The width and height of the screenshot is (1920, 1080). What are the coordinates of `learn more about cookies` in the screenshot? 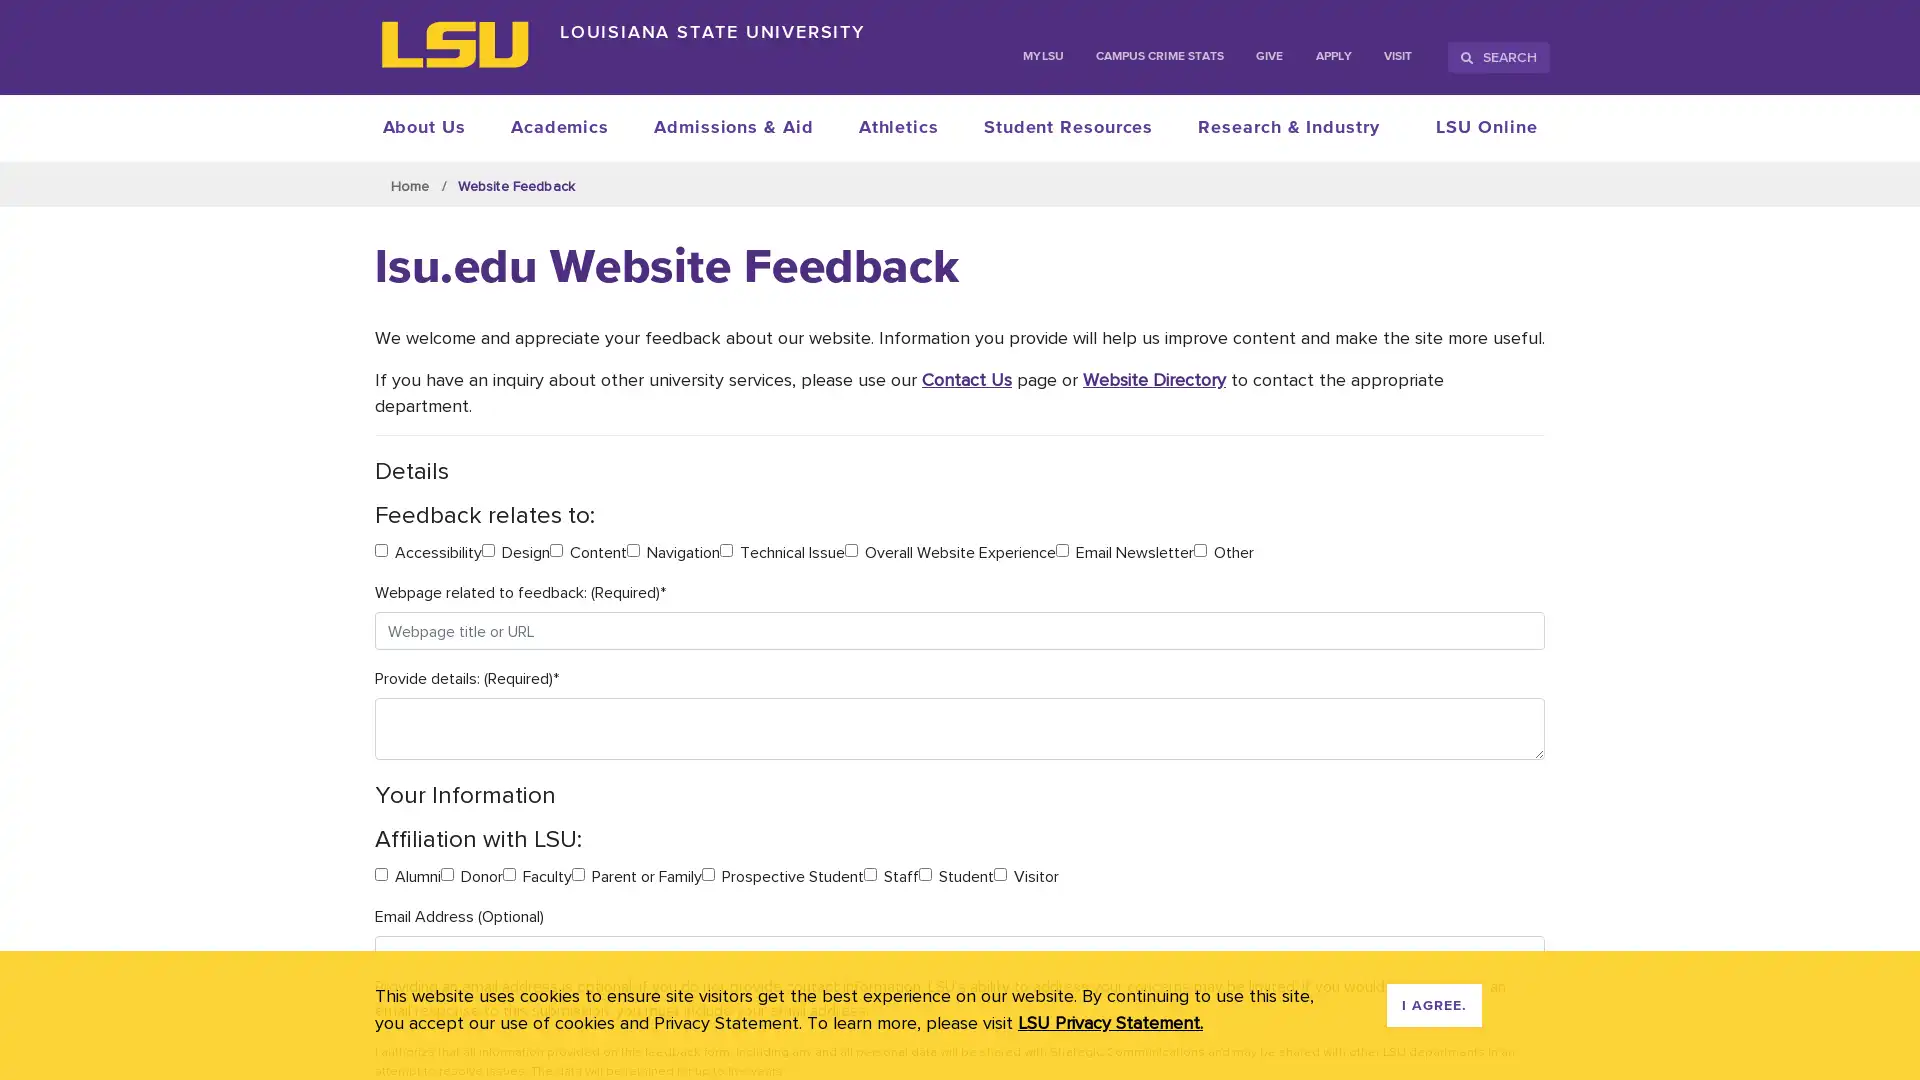 It's located at (1109, 1022).